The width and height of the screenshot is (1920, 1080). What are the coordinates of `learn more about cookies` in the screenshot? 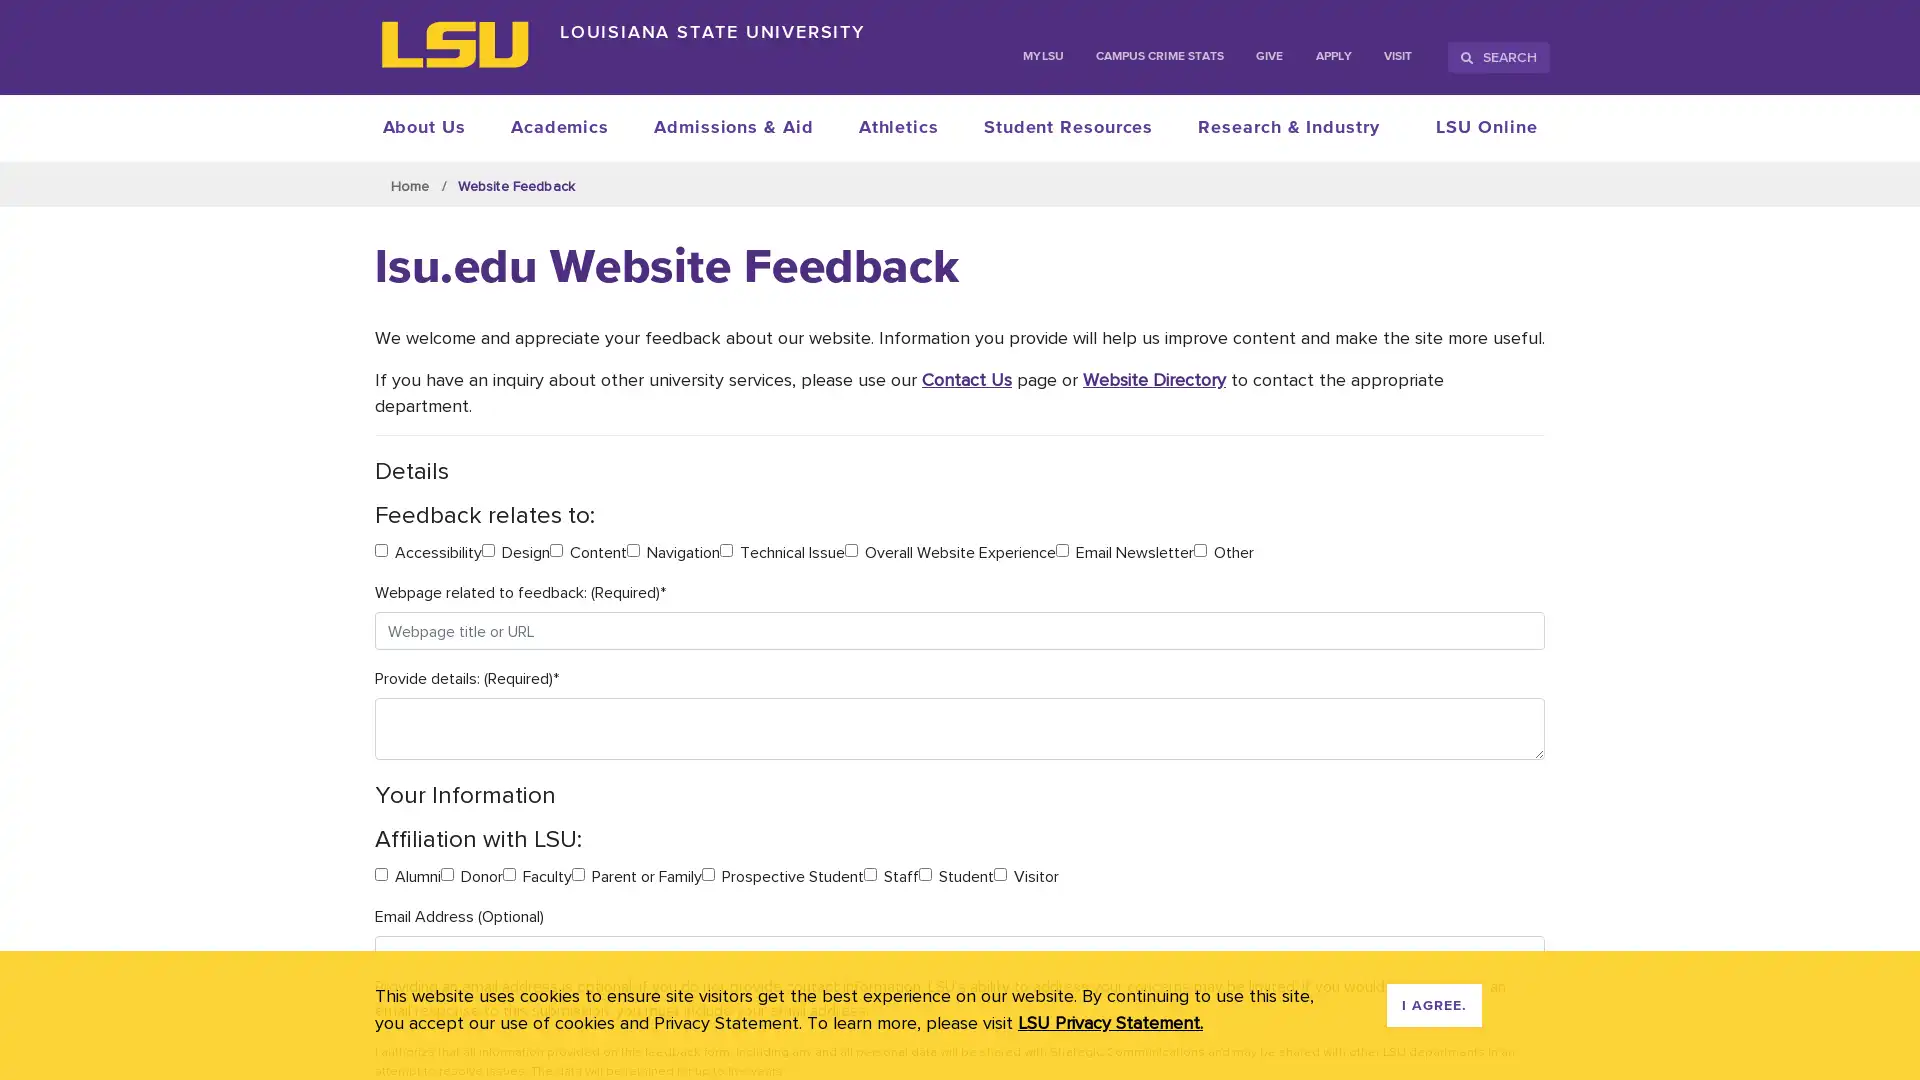 It's located at (1109, 1022).